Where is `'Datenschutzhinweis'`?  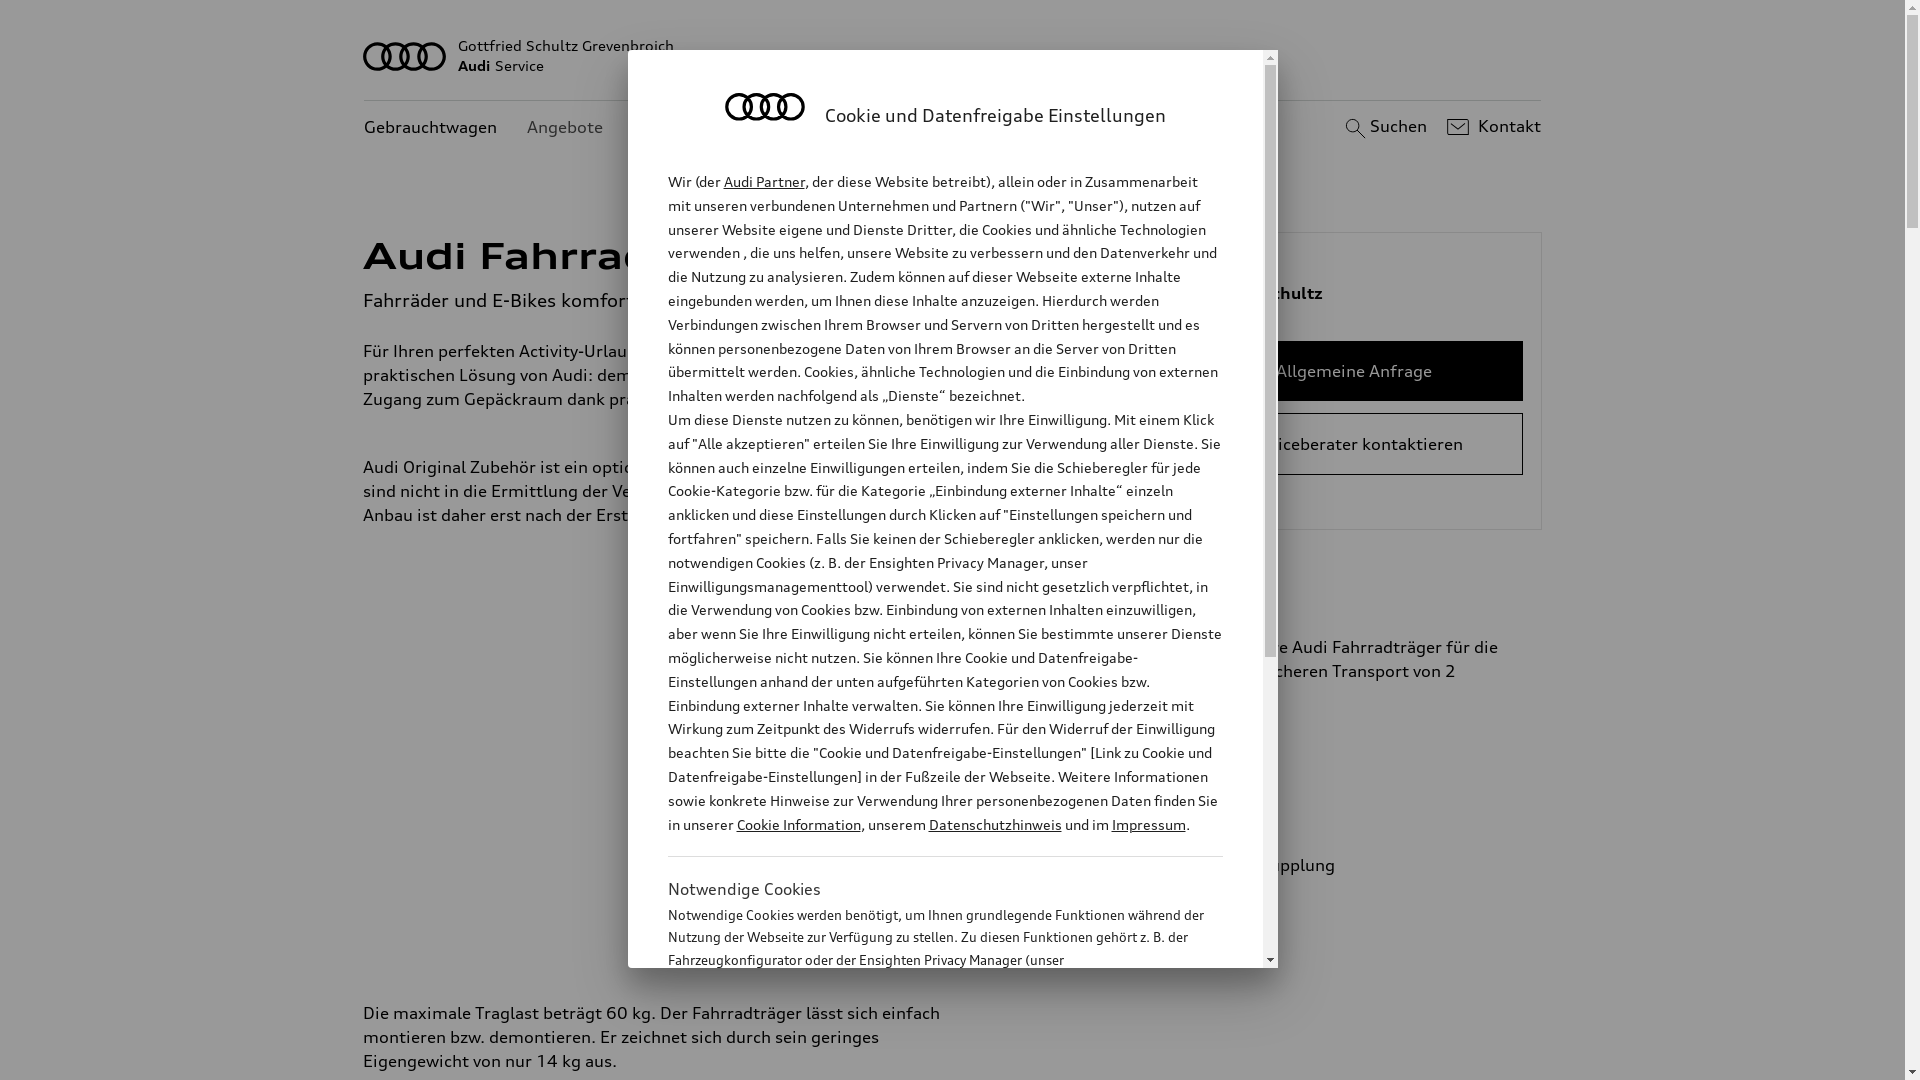 'Datenschutzhinweis' is located at coordinates (994, 824).